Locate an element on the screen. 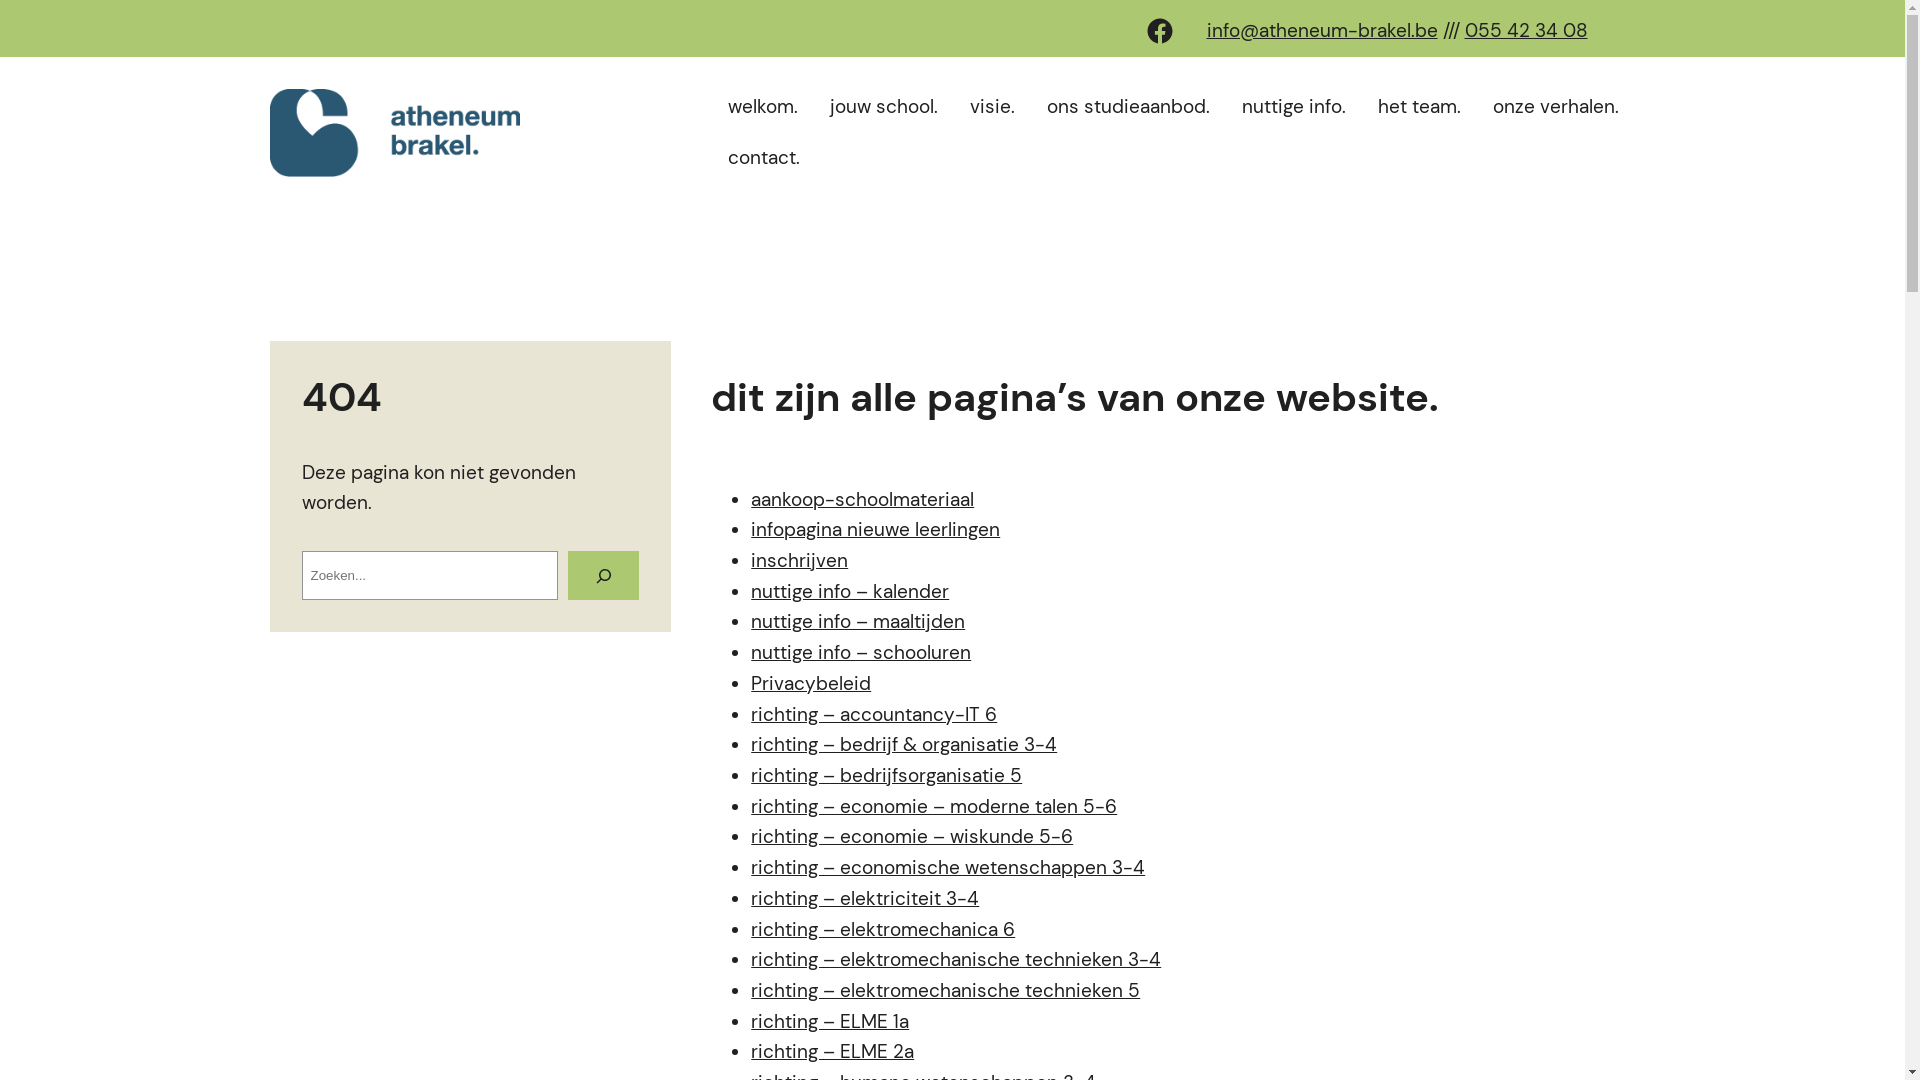  'Privacybeleid' is located at coordinates (811, 682).